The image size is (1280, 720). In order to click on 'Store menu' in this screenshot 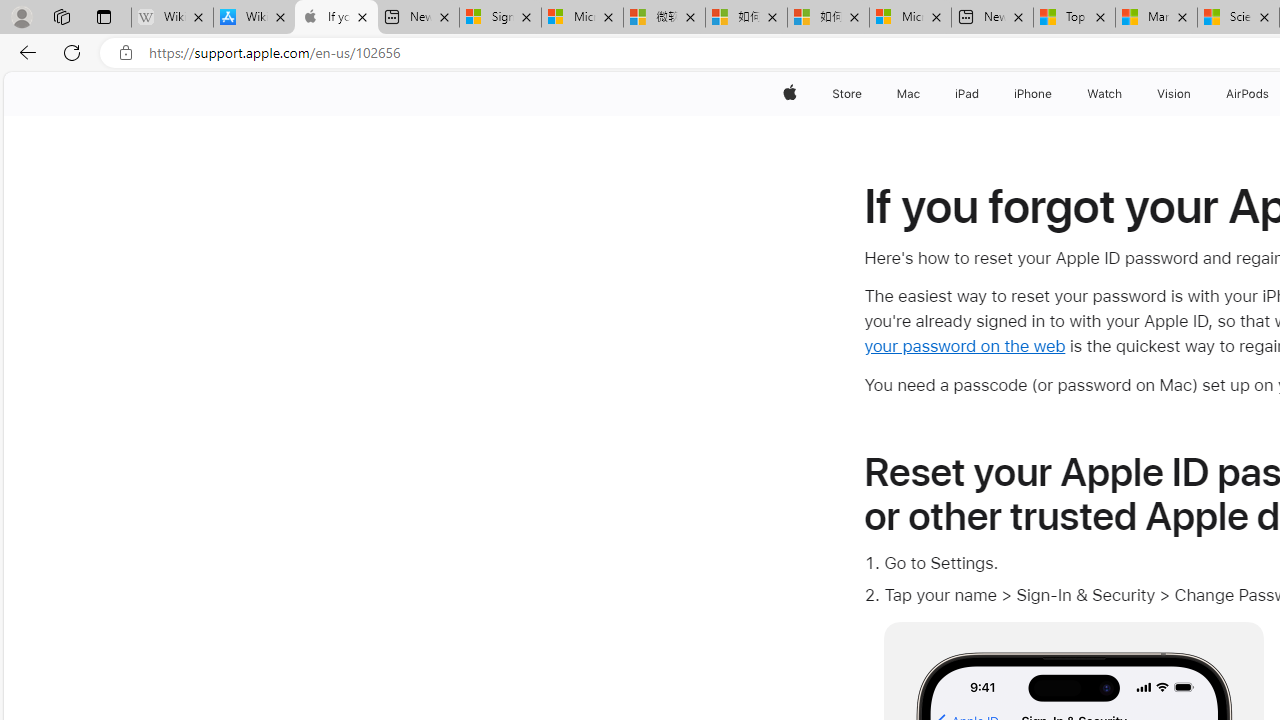, I will do `click(865, 93)`.